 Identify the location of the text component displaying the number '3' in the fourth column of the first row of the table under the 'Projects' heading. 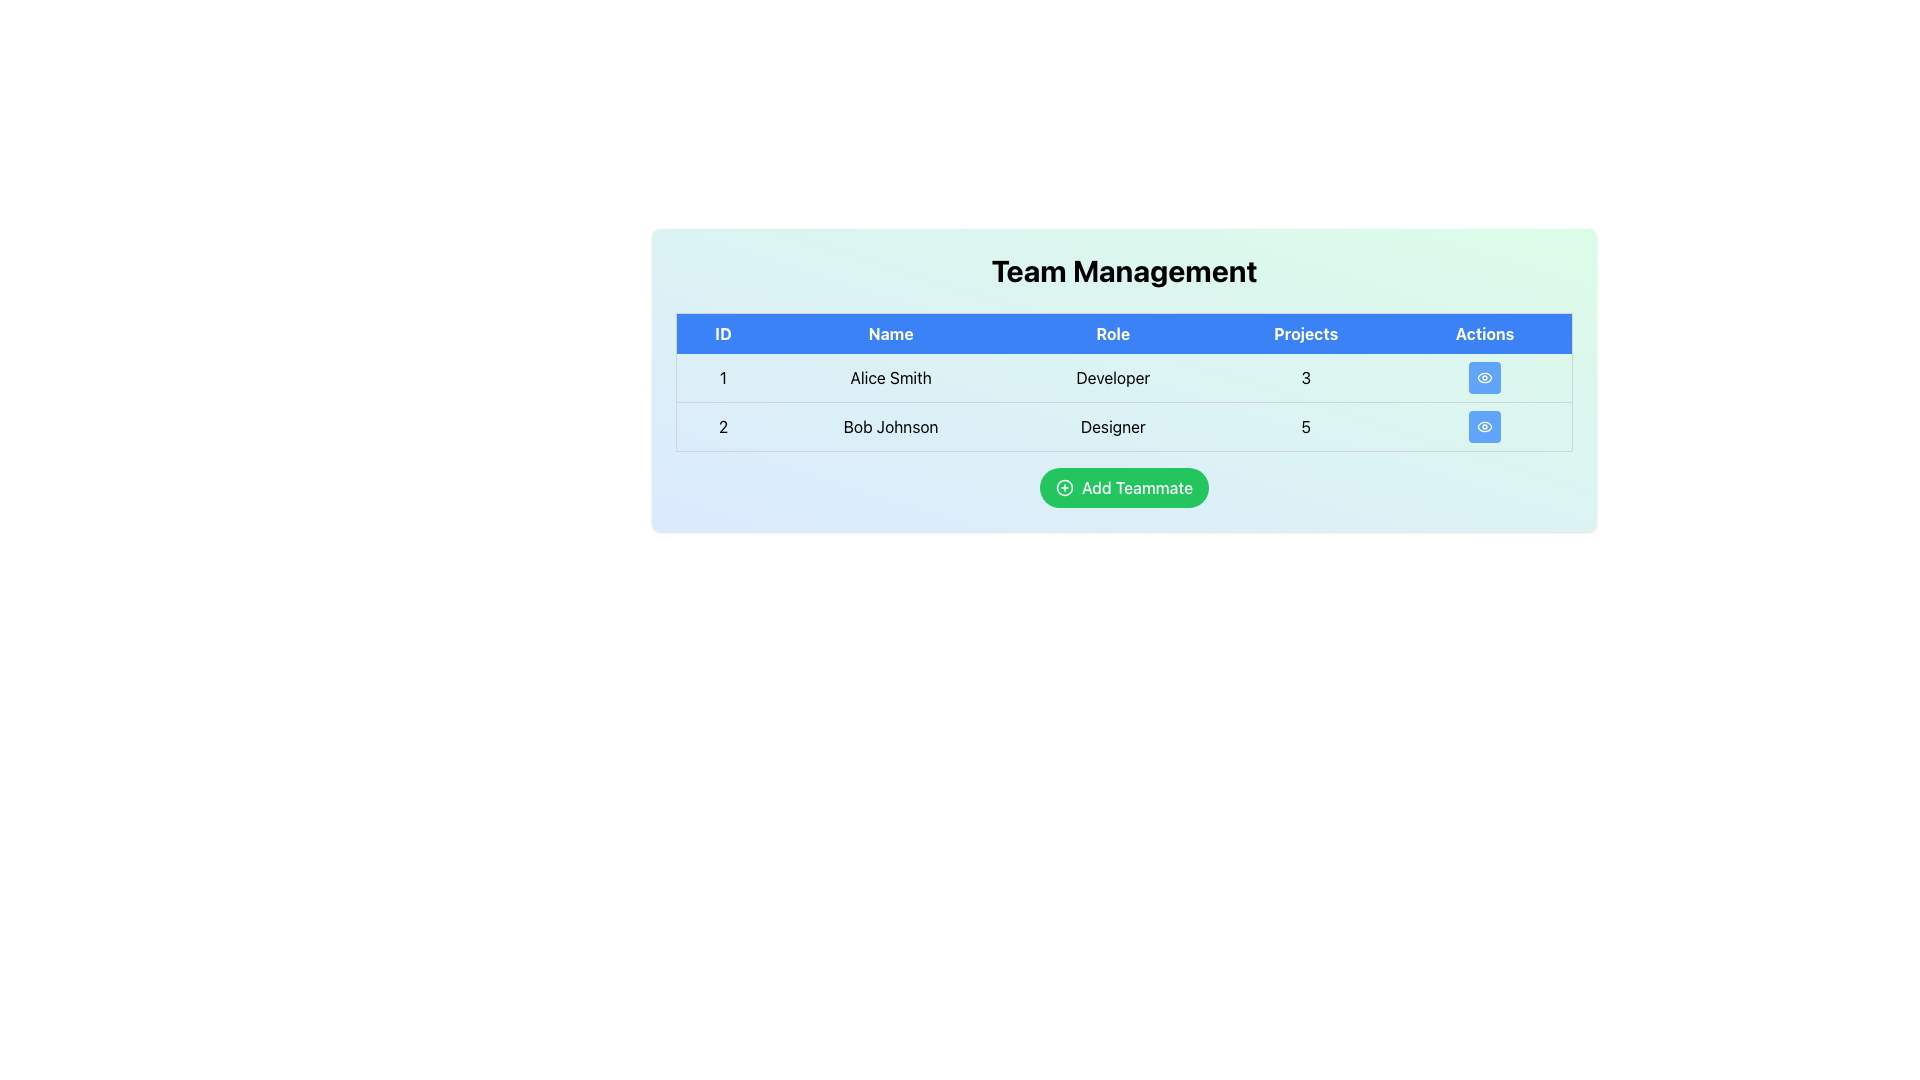
(1306, 378).